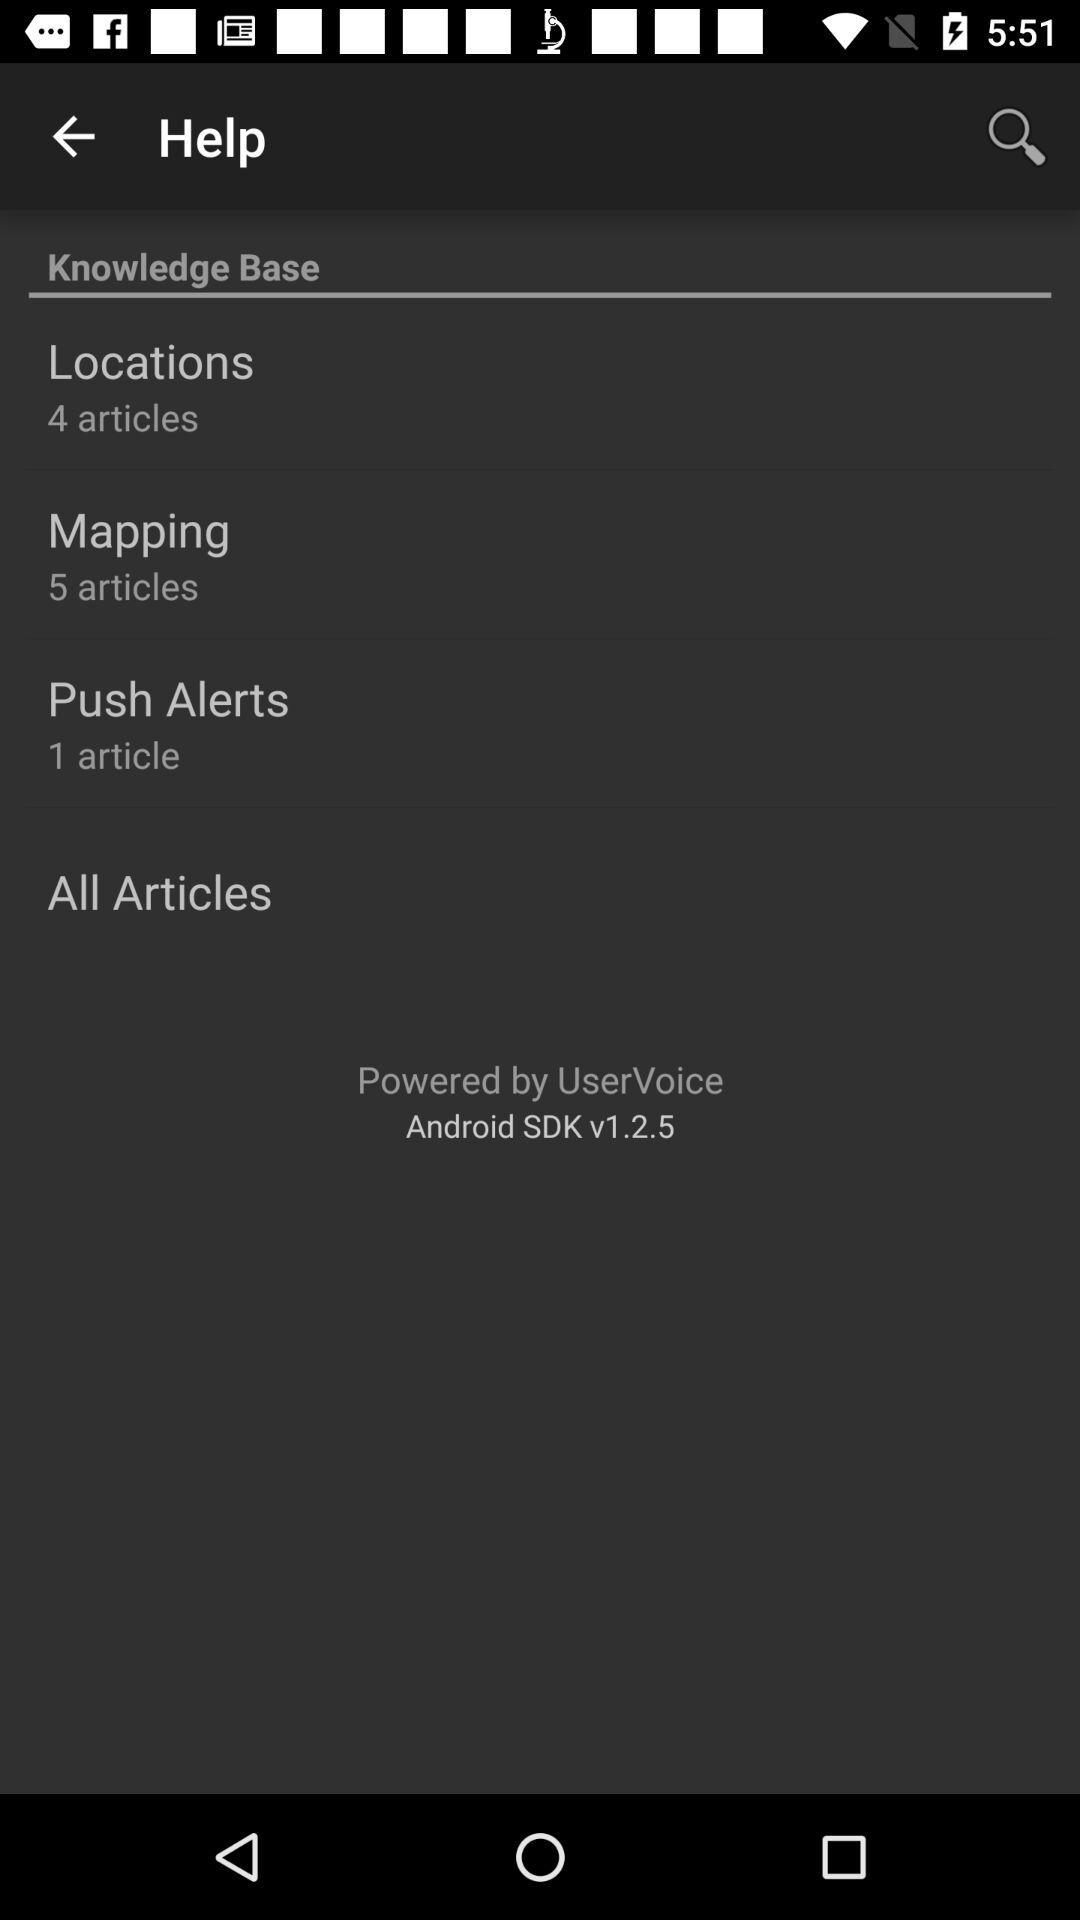 The height and width of the screenshot is (1920, 1080). Describe the element at coordinates (72, 135) in the screenshot. I see `icon to the left of the help icon` at that location.